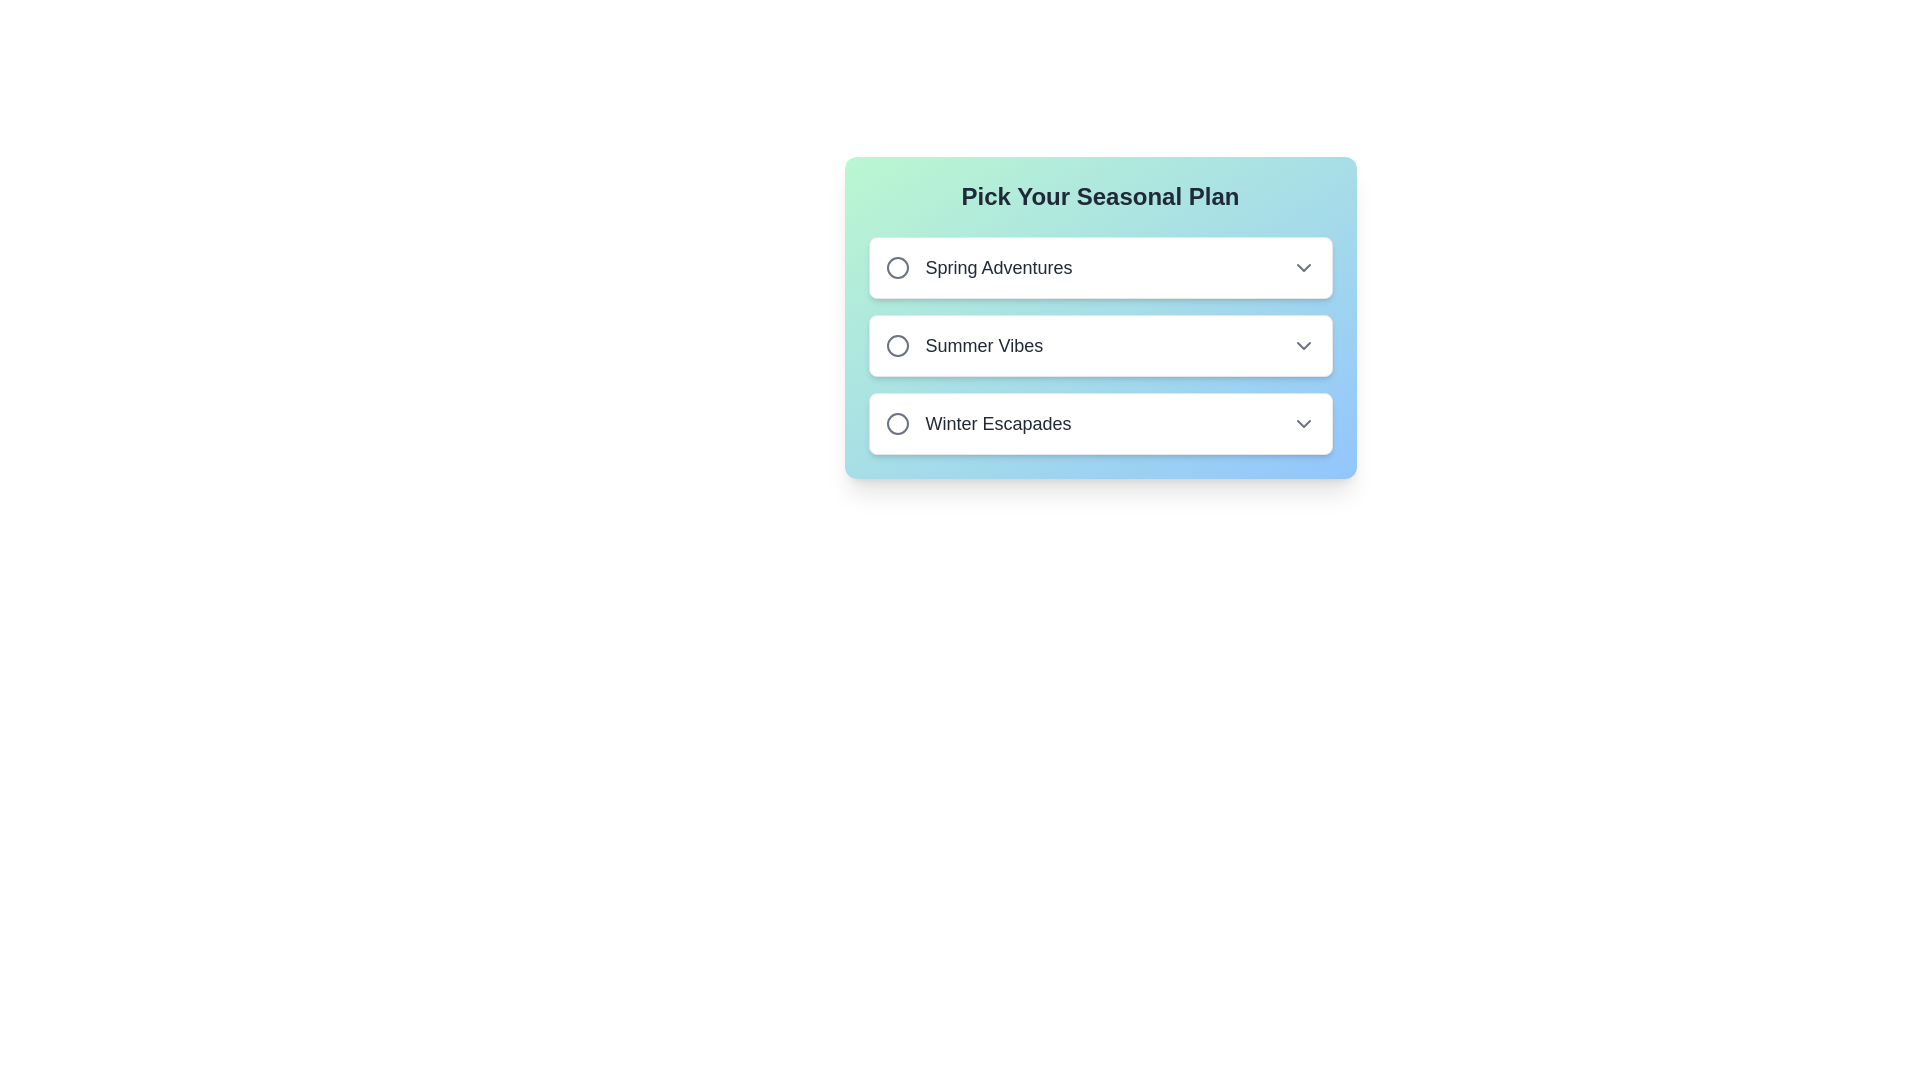  What do you see at coordinates (896, 345) in the screenshot?
I see `the circular radio button element located to the left of the text 'Summer Vibes'` at bounding box center [896, 345].